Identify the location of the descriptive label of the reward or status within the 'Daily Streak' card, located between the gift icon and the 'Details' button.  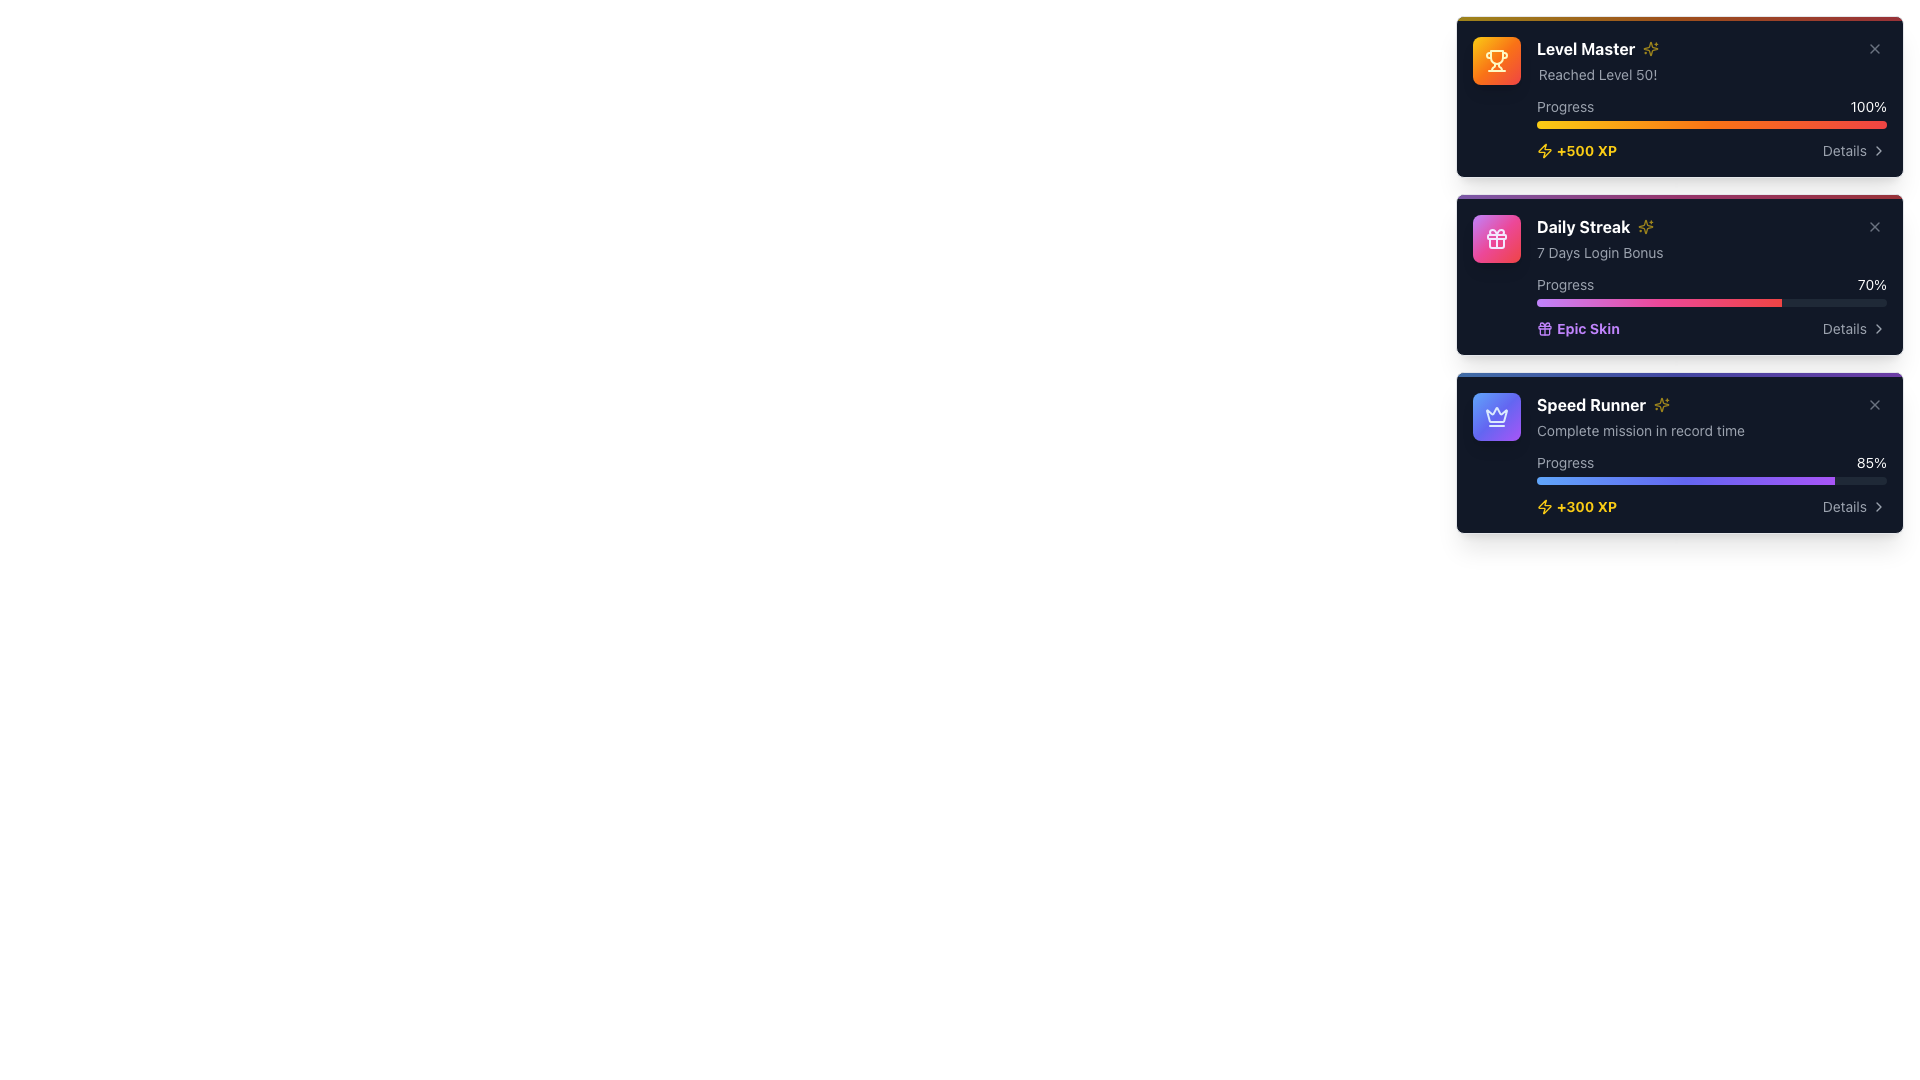
(1587, 327).